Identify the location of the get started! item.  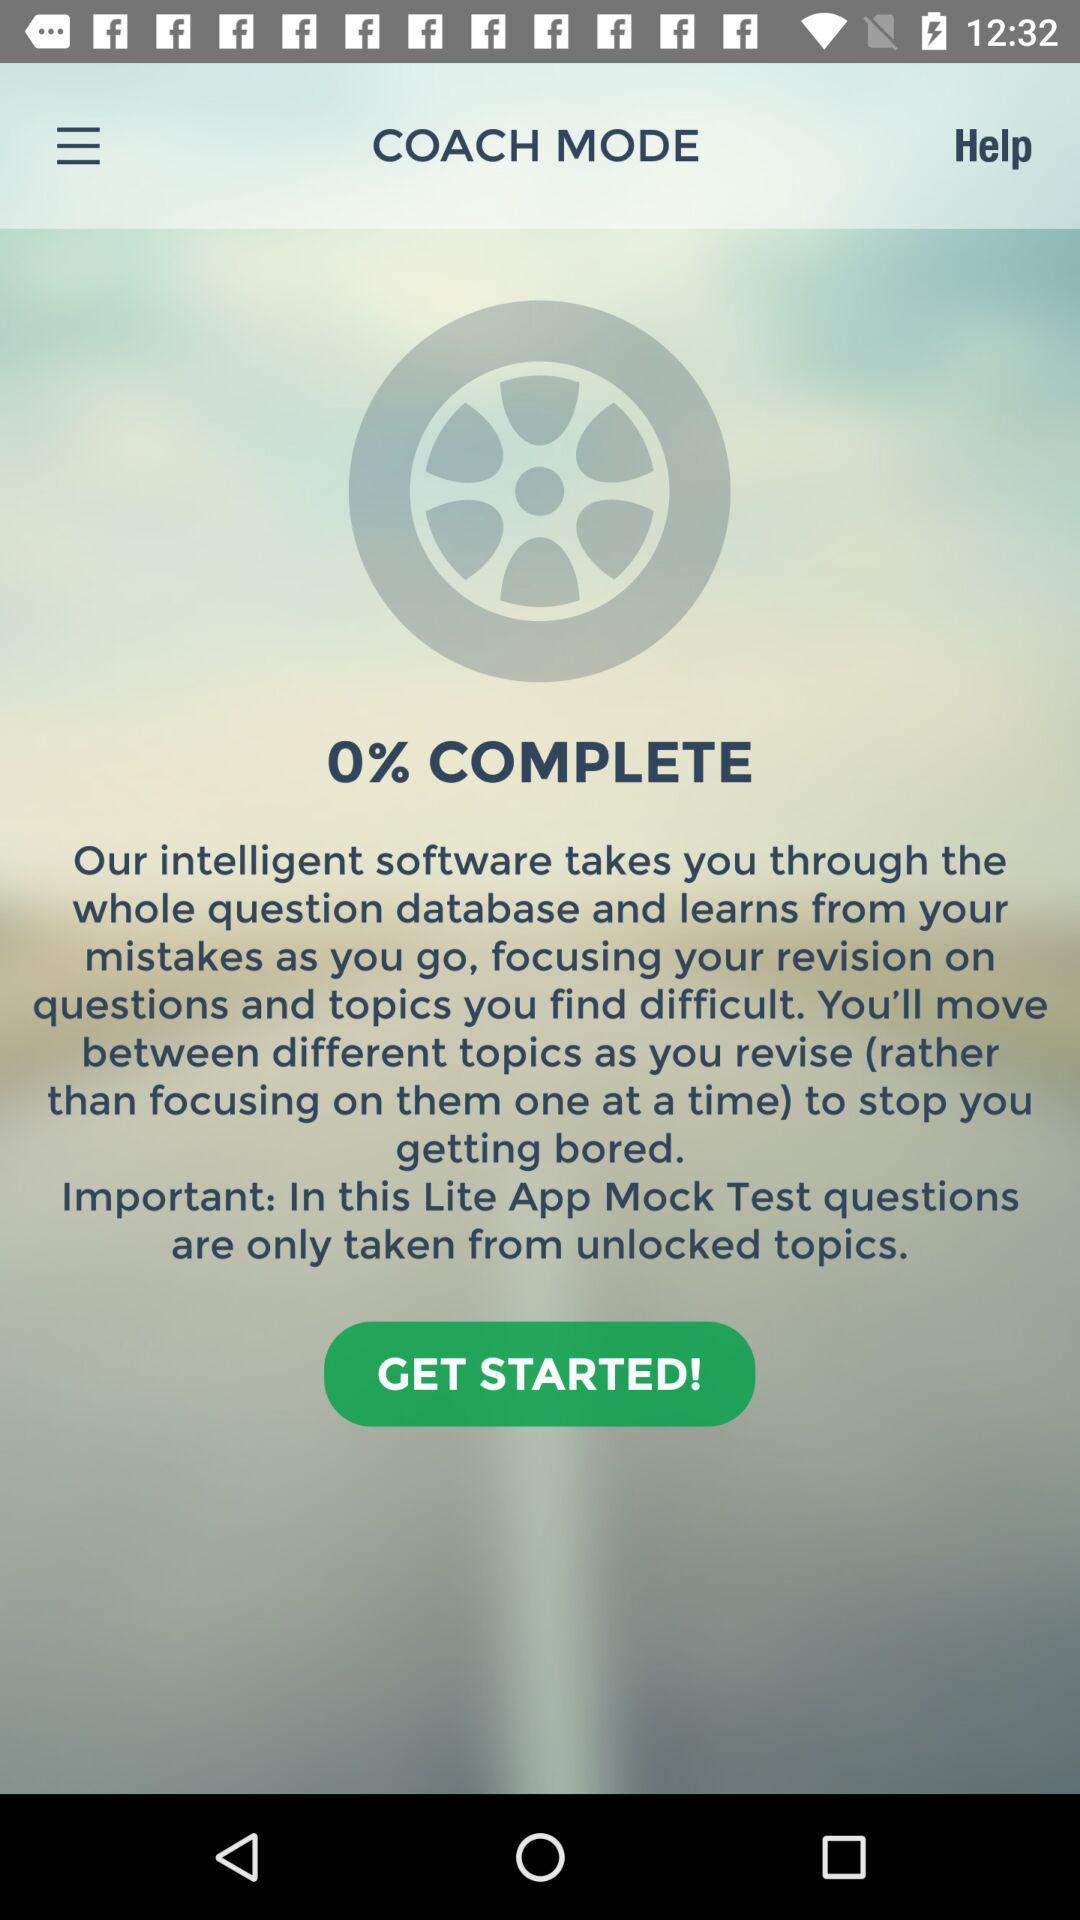
(538, 1372).